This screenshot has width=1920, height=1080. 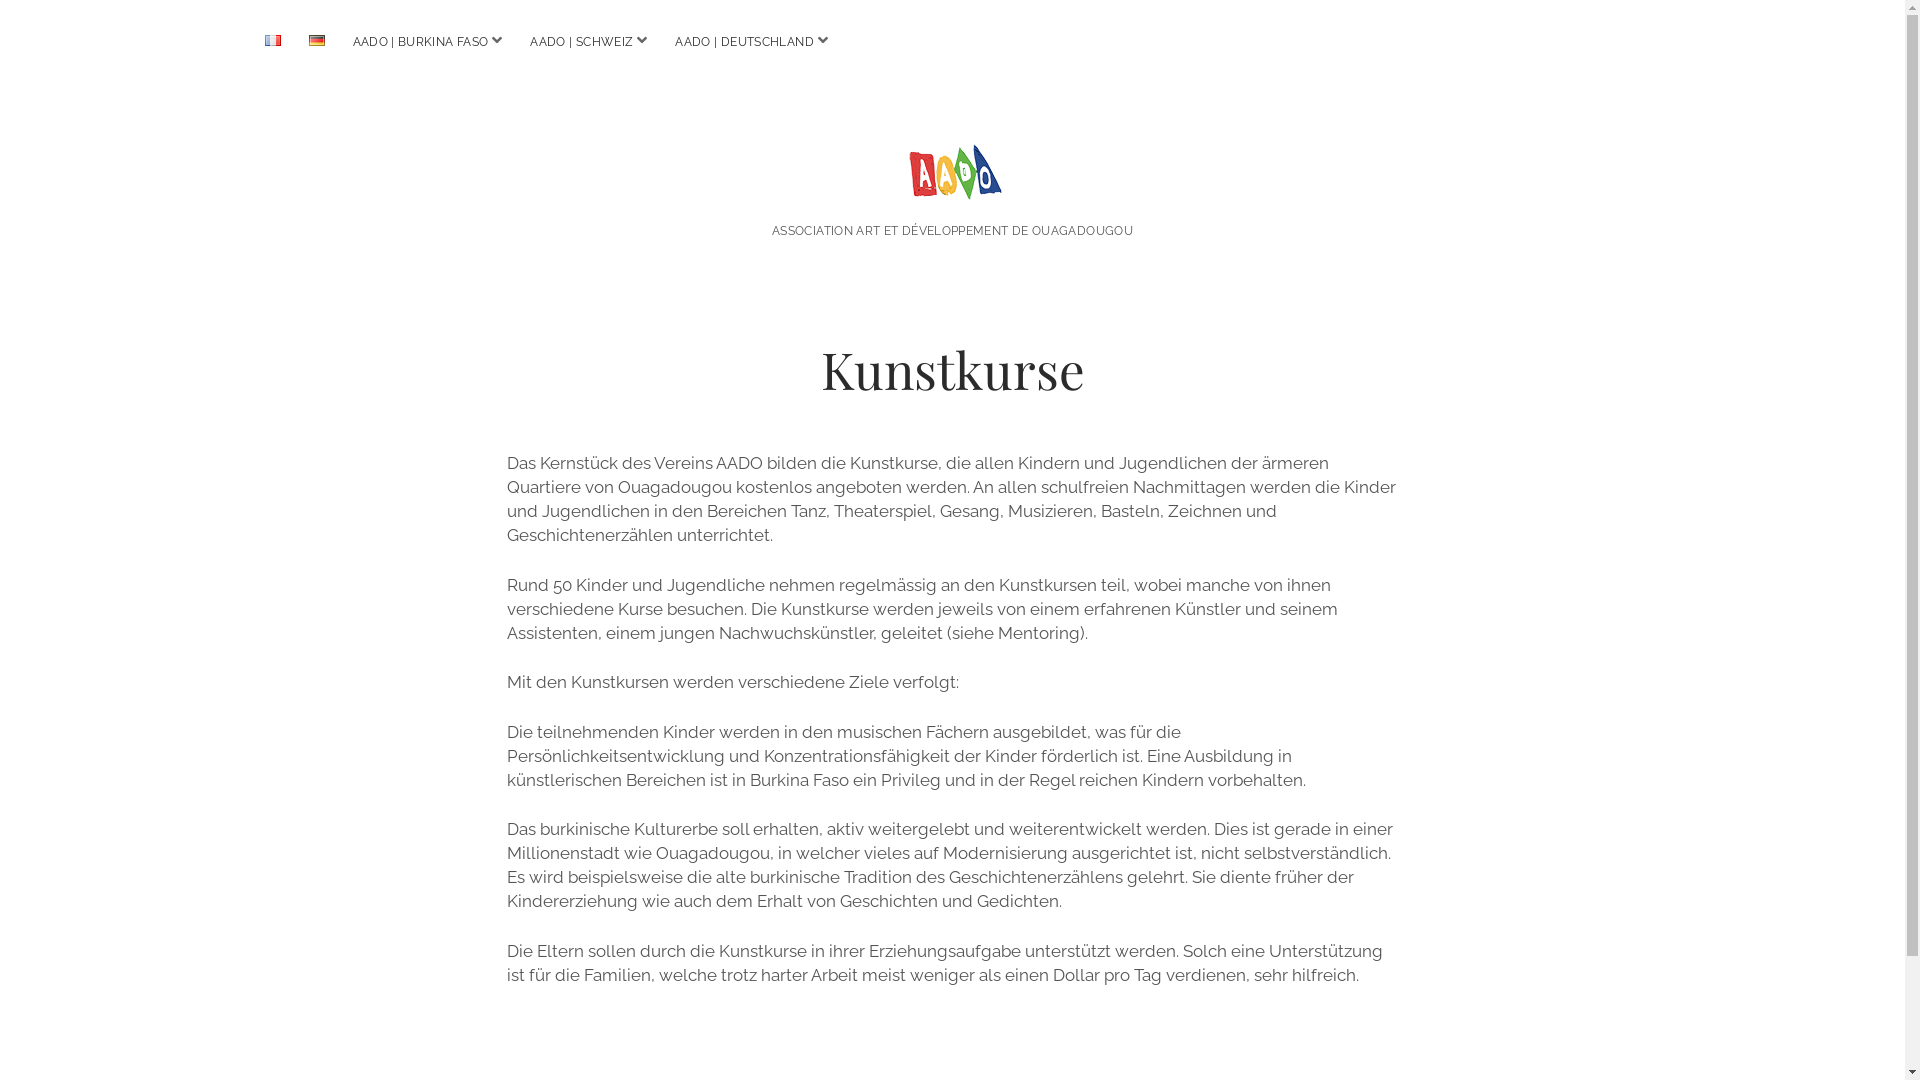 I want to click on 'AADO | BURKINA FASO', so click(x=340, y=42).